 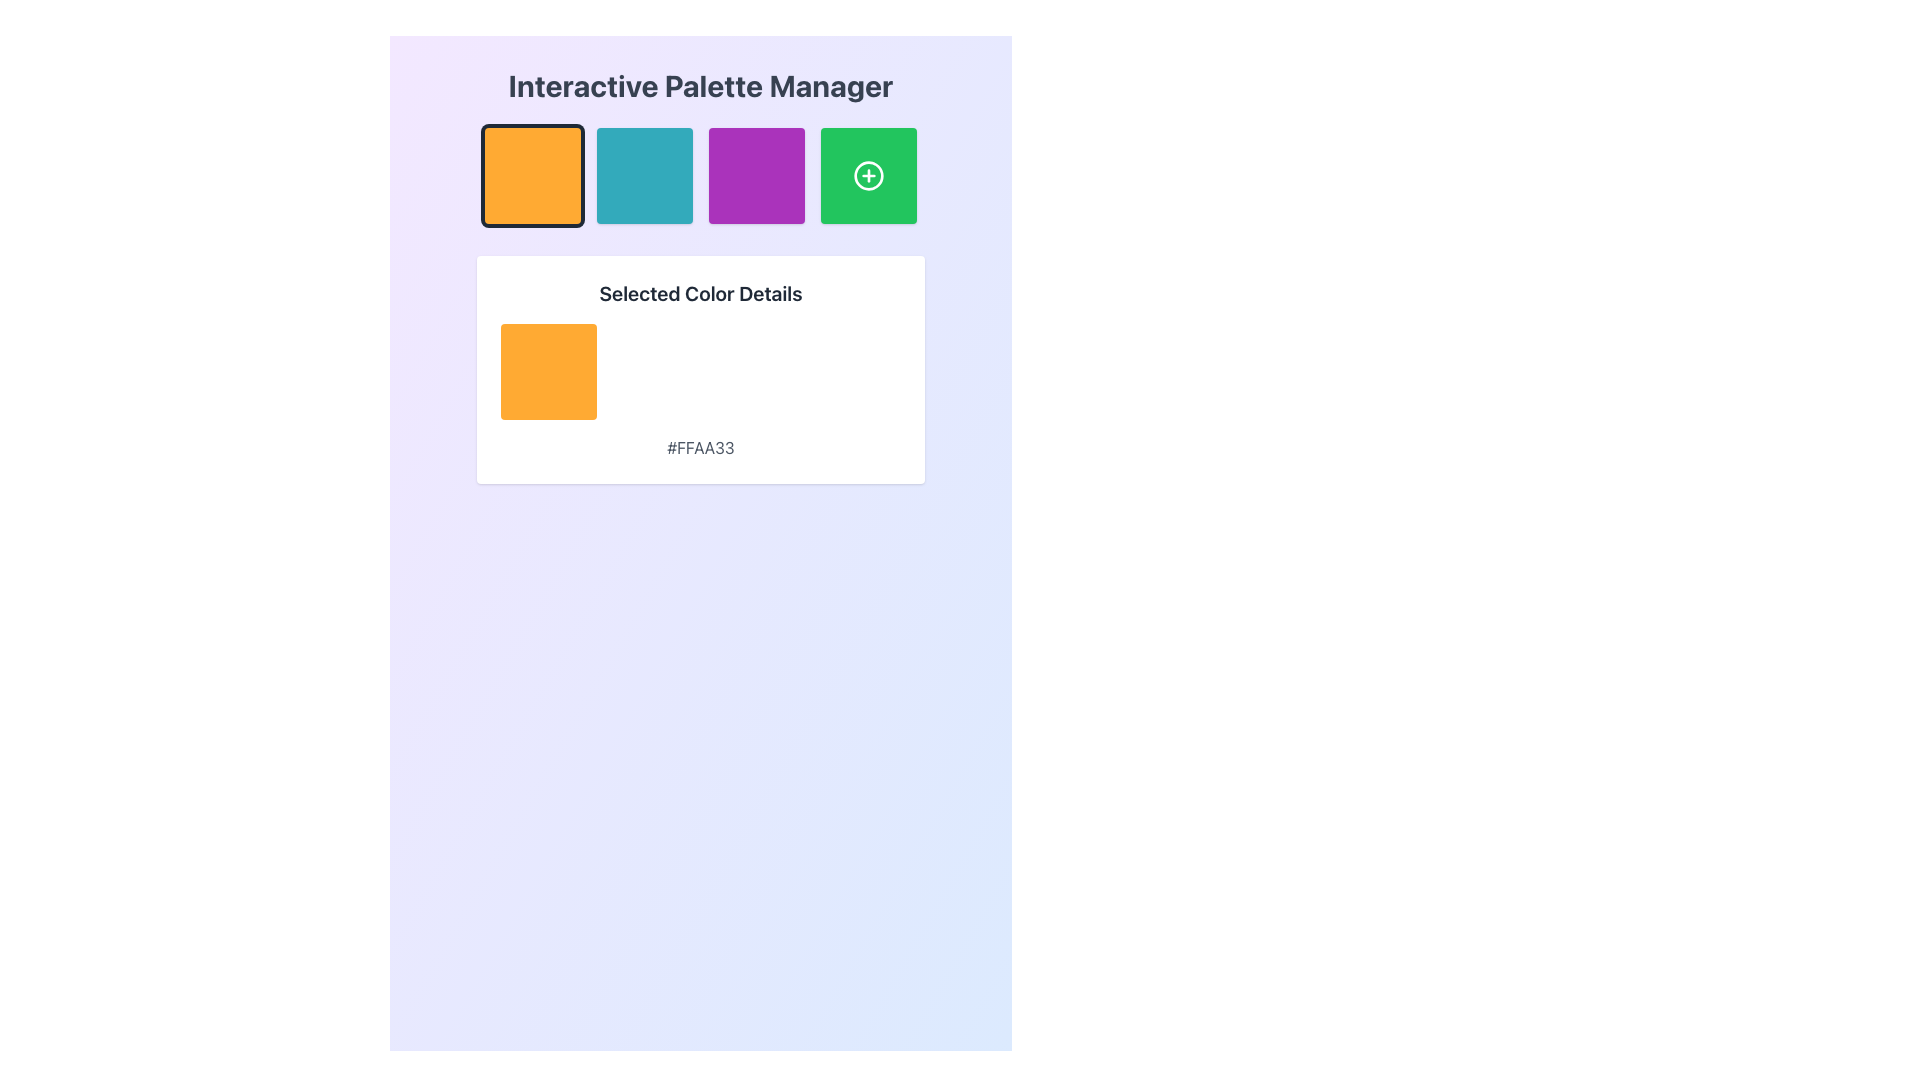 What do you see at coordinates (644, 175) in the screenshot?
I see `the second button in a grid layout with no labels, following an orange button` at bounding box center [644, 175].